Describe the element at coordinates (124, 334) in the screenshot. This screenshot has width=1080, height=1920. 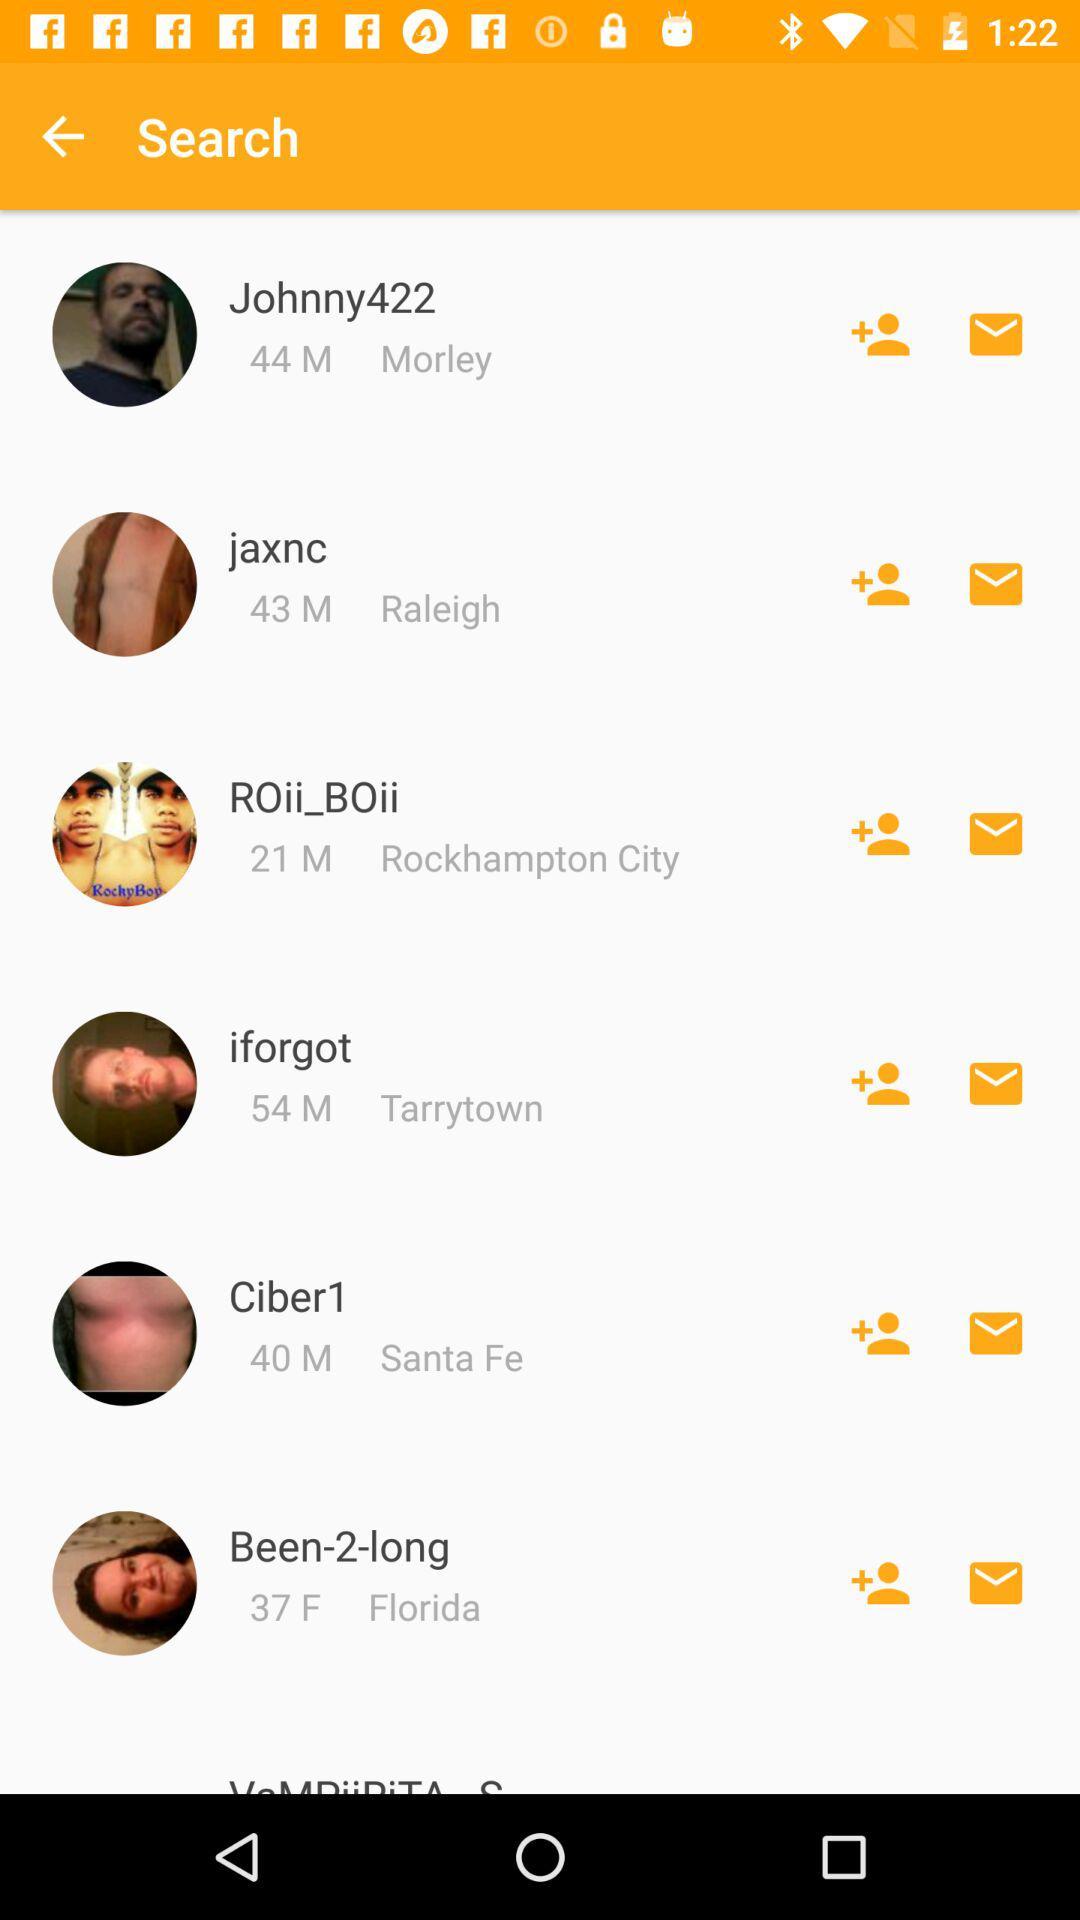
I see `profile` at that location.